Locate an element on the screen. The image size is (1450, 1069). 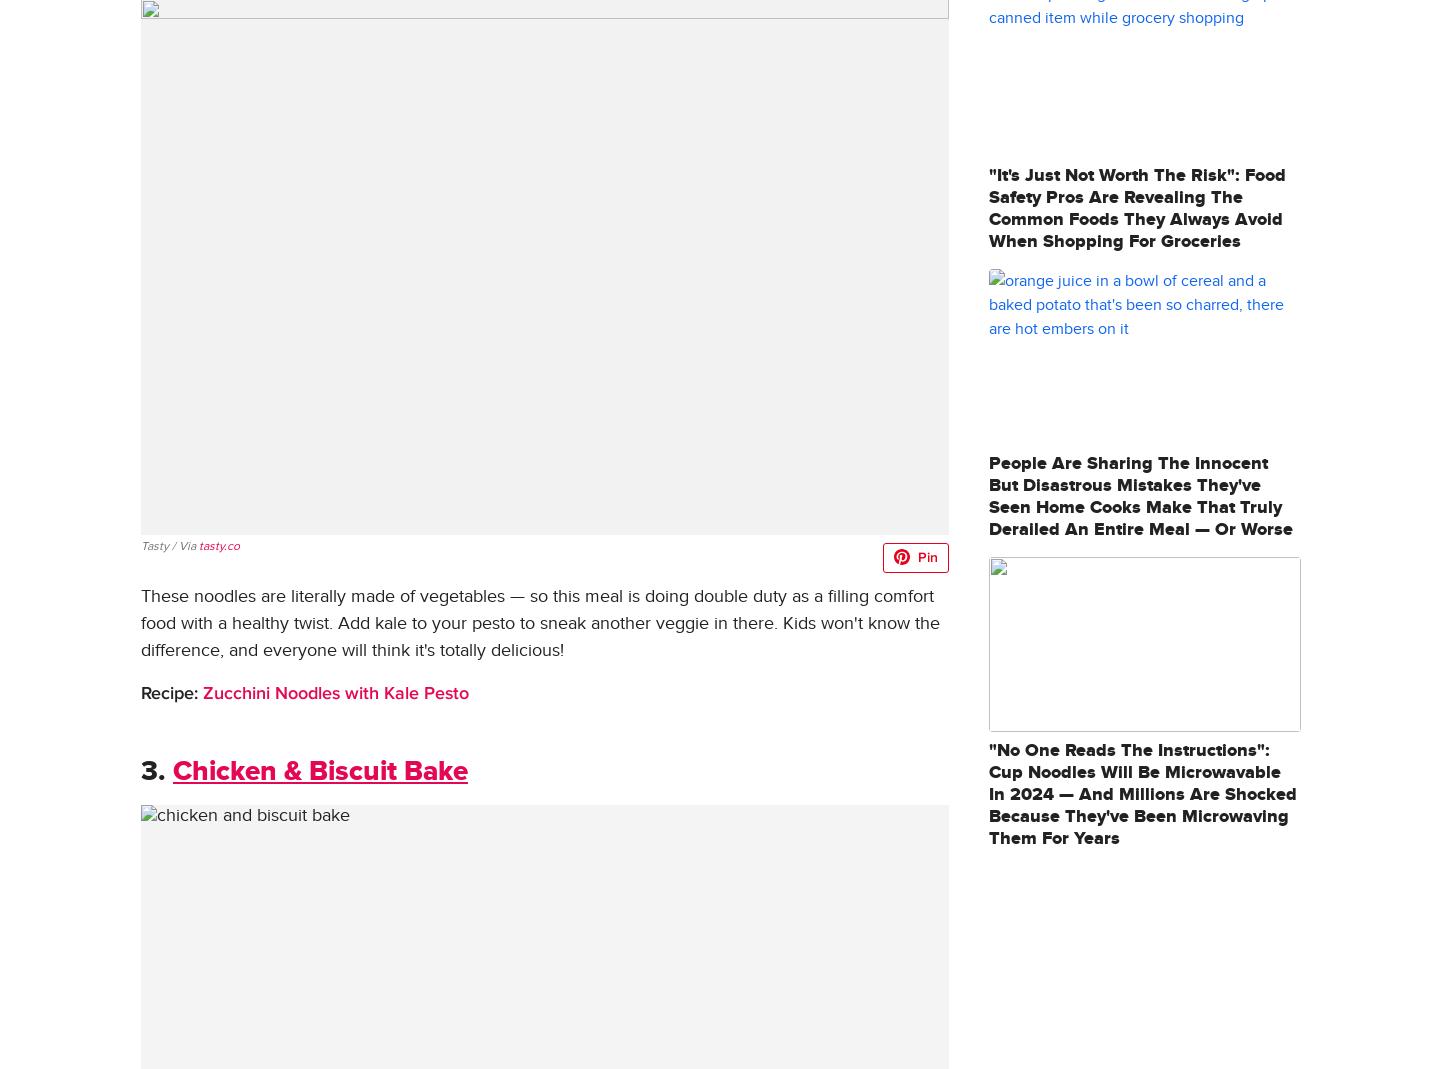
'These noodles are literally made of vegetables — so this meal is doing double duty as a filling comfort food with a healthy twist. Add kale to your pesto to sneak another veggie in there. Kids won't know the difference, and everyone will think it's totally delicious!' is located at coordinates (540, 622).